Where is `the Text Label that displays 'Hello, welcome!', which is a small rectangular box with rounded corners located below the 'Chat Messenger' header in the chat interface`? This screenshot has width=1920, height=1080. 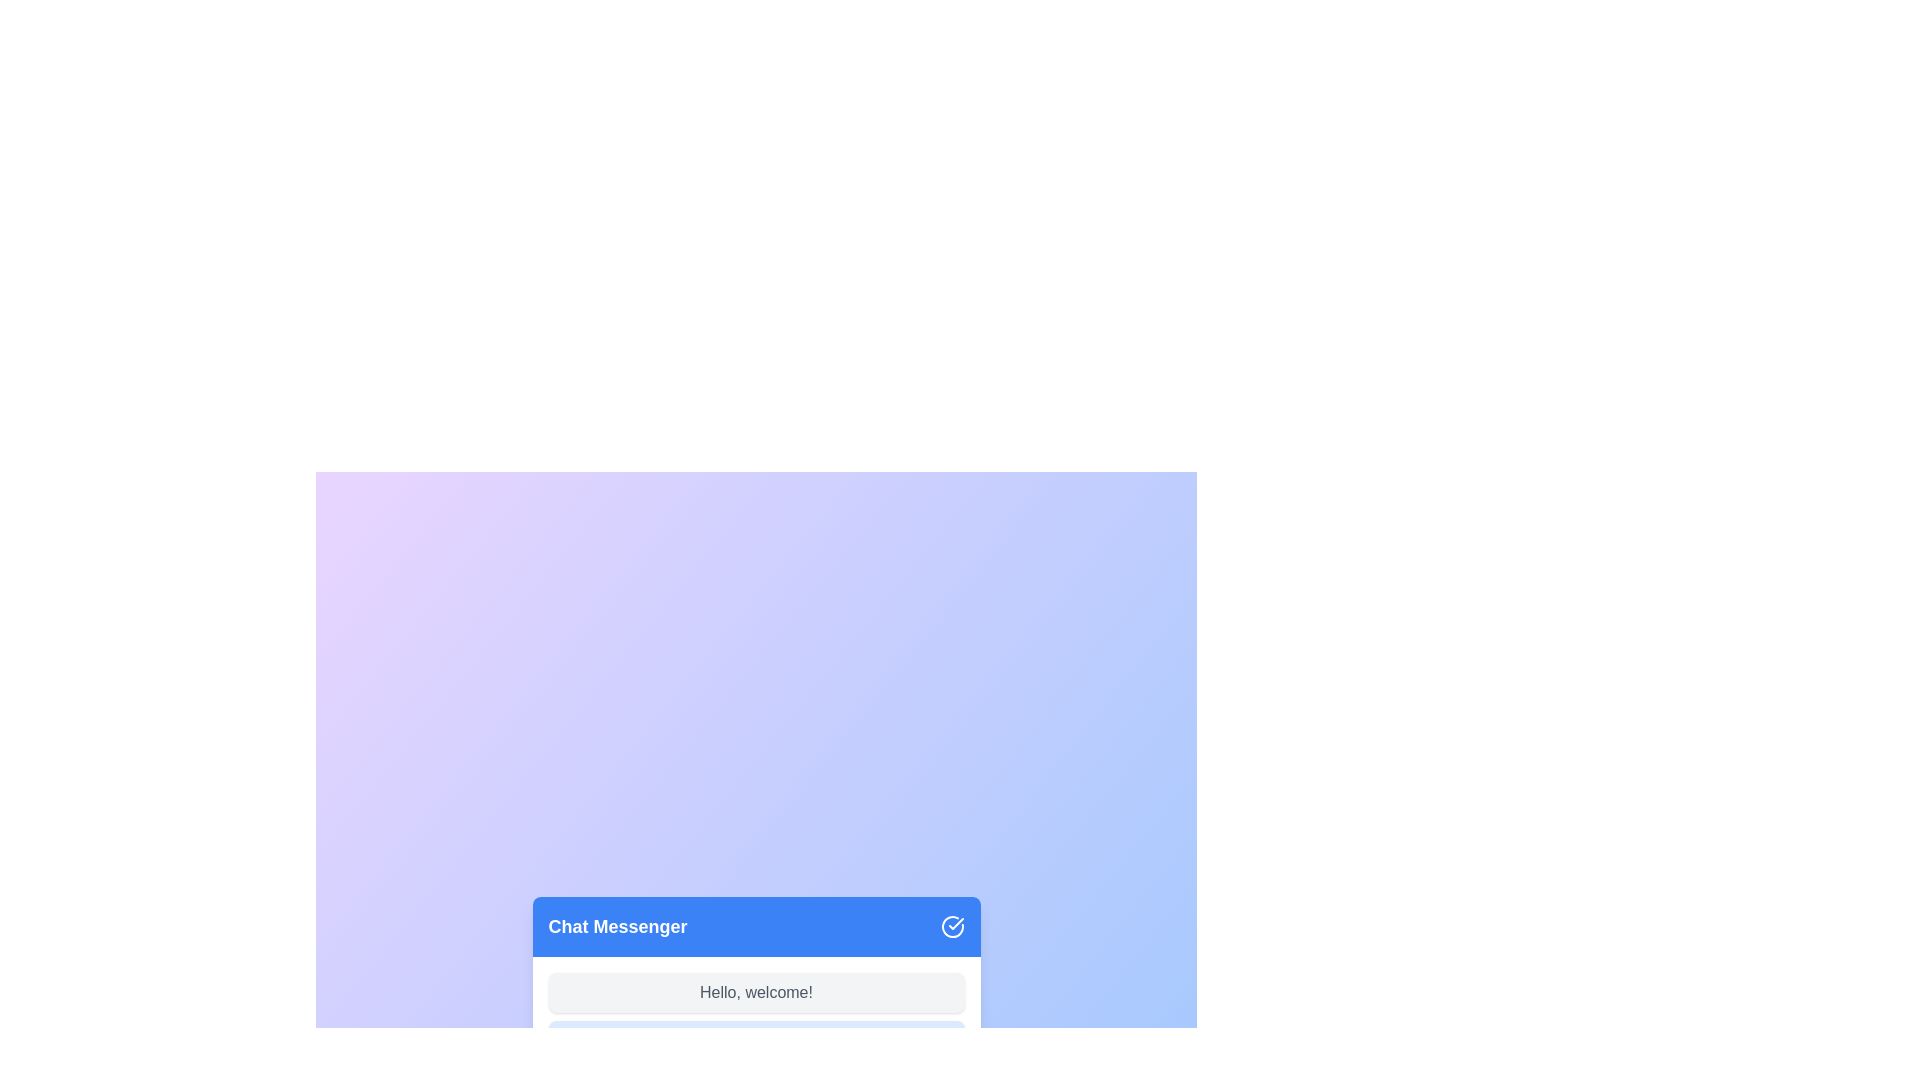 the Text Label that displays 'Hello, welcome!', which is a small rectangular box with rounded corners located below the 'Chat Messenger' header in the chat interface is located at coordinates (755, 992).